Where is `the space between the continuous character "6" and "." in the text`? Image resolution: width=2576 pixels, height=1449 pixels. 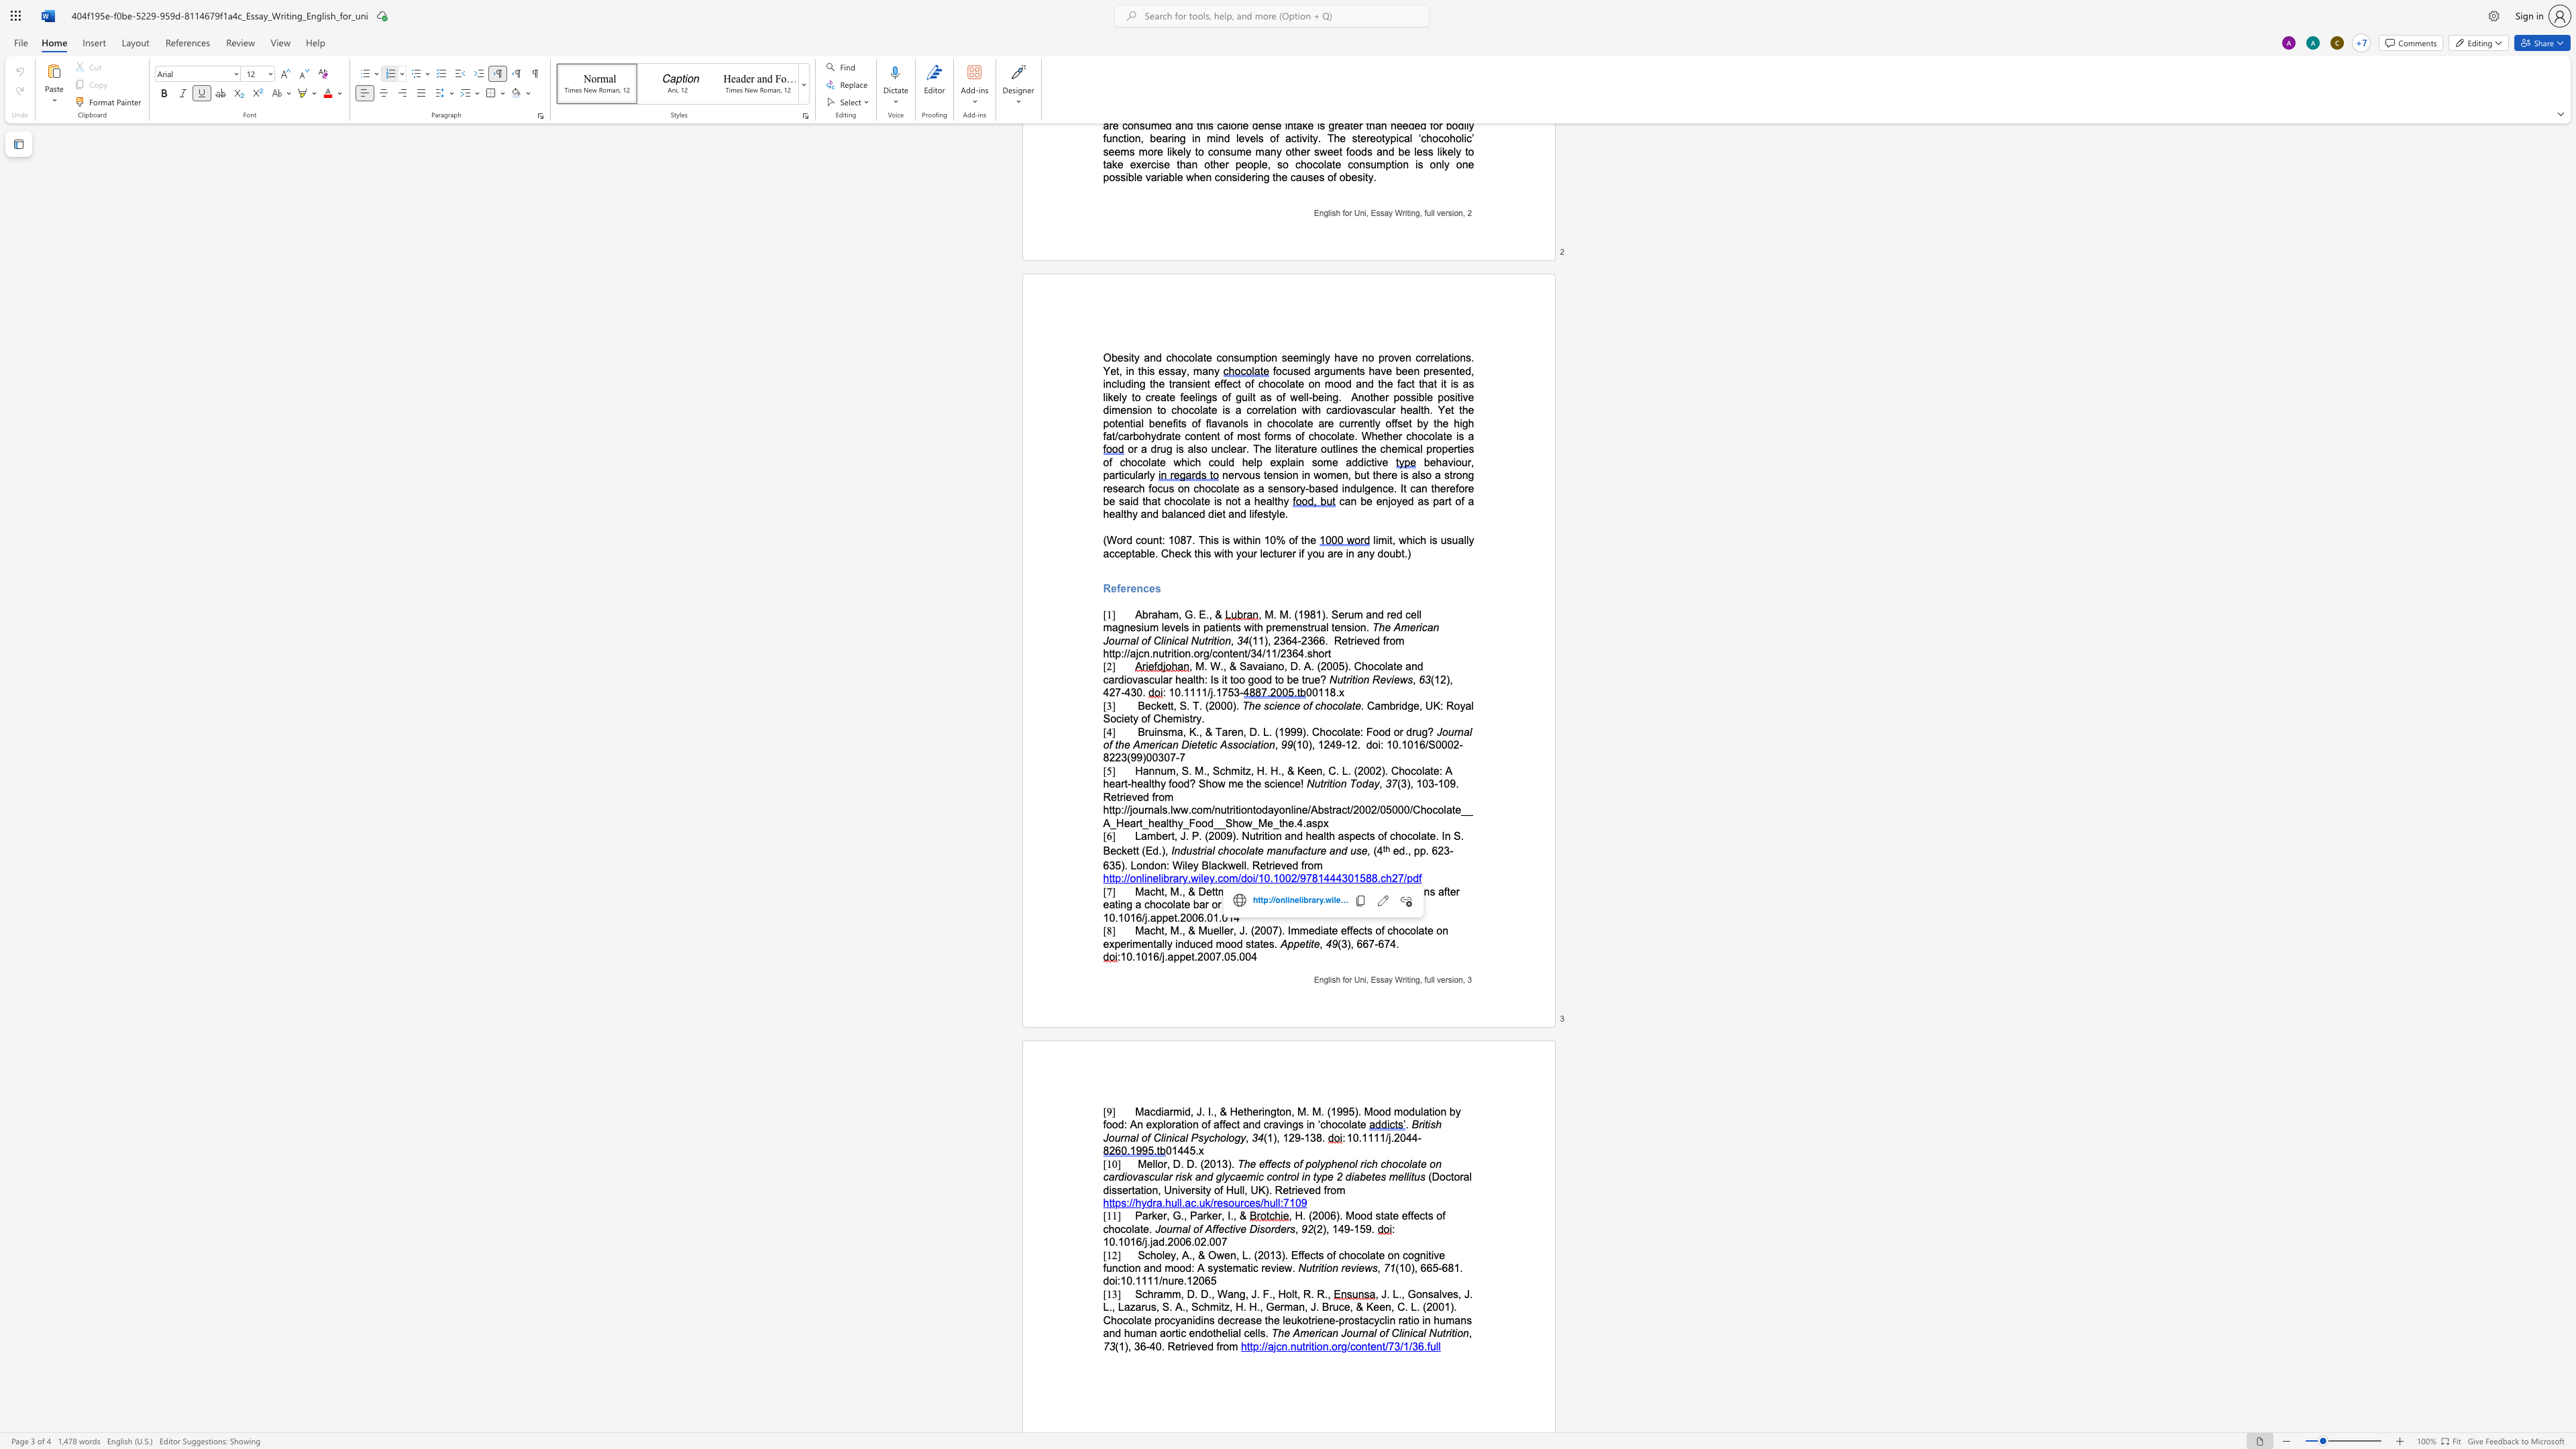
the space between the continuous character "6" and "." in the text is located at coordinates (1203, 916).